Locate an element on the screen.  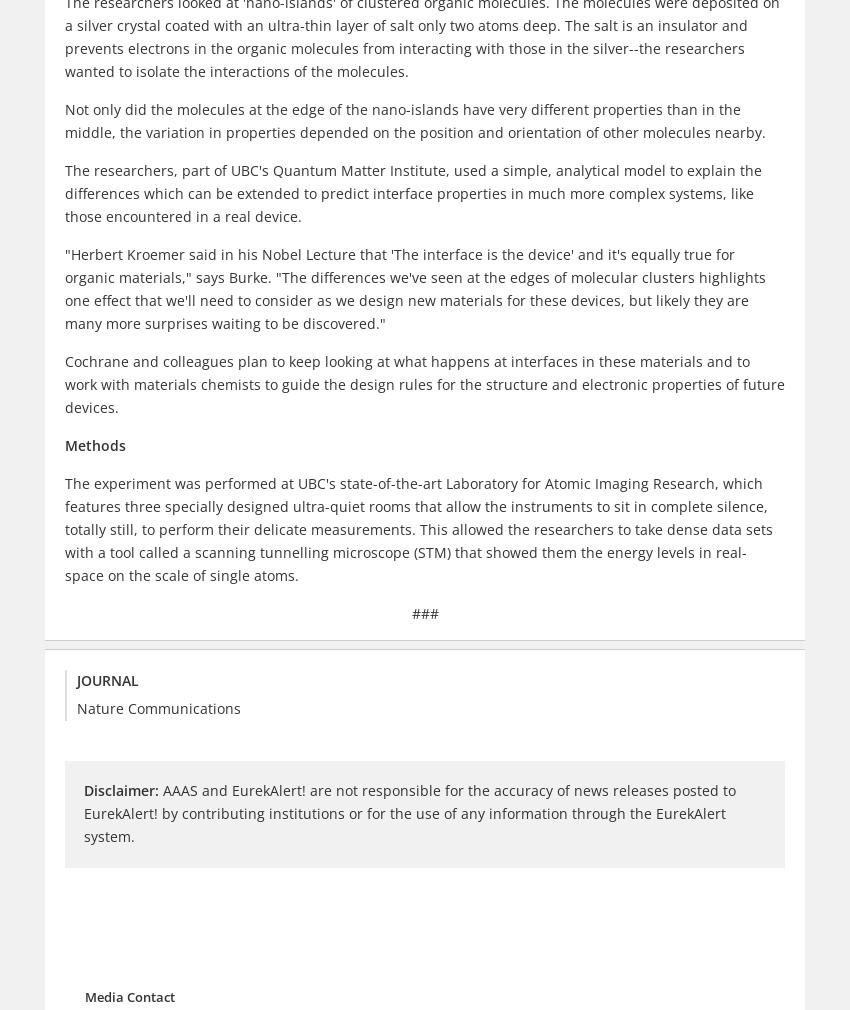
'Disclaimer:' is located at coordinates (120, 790).